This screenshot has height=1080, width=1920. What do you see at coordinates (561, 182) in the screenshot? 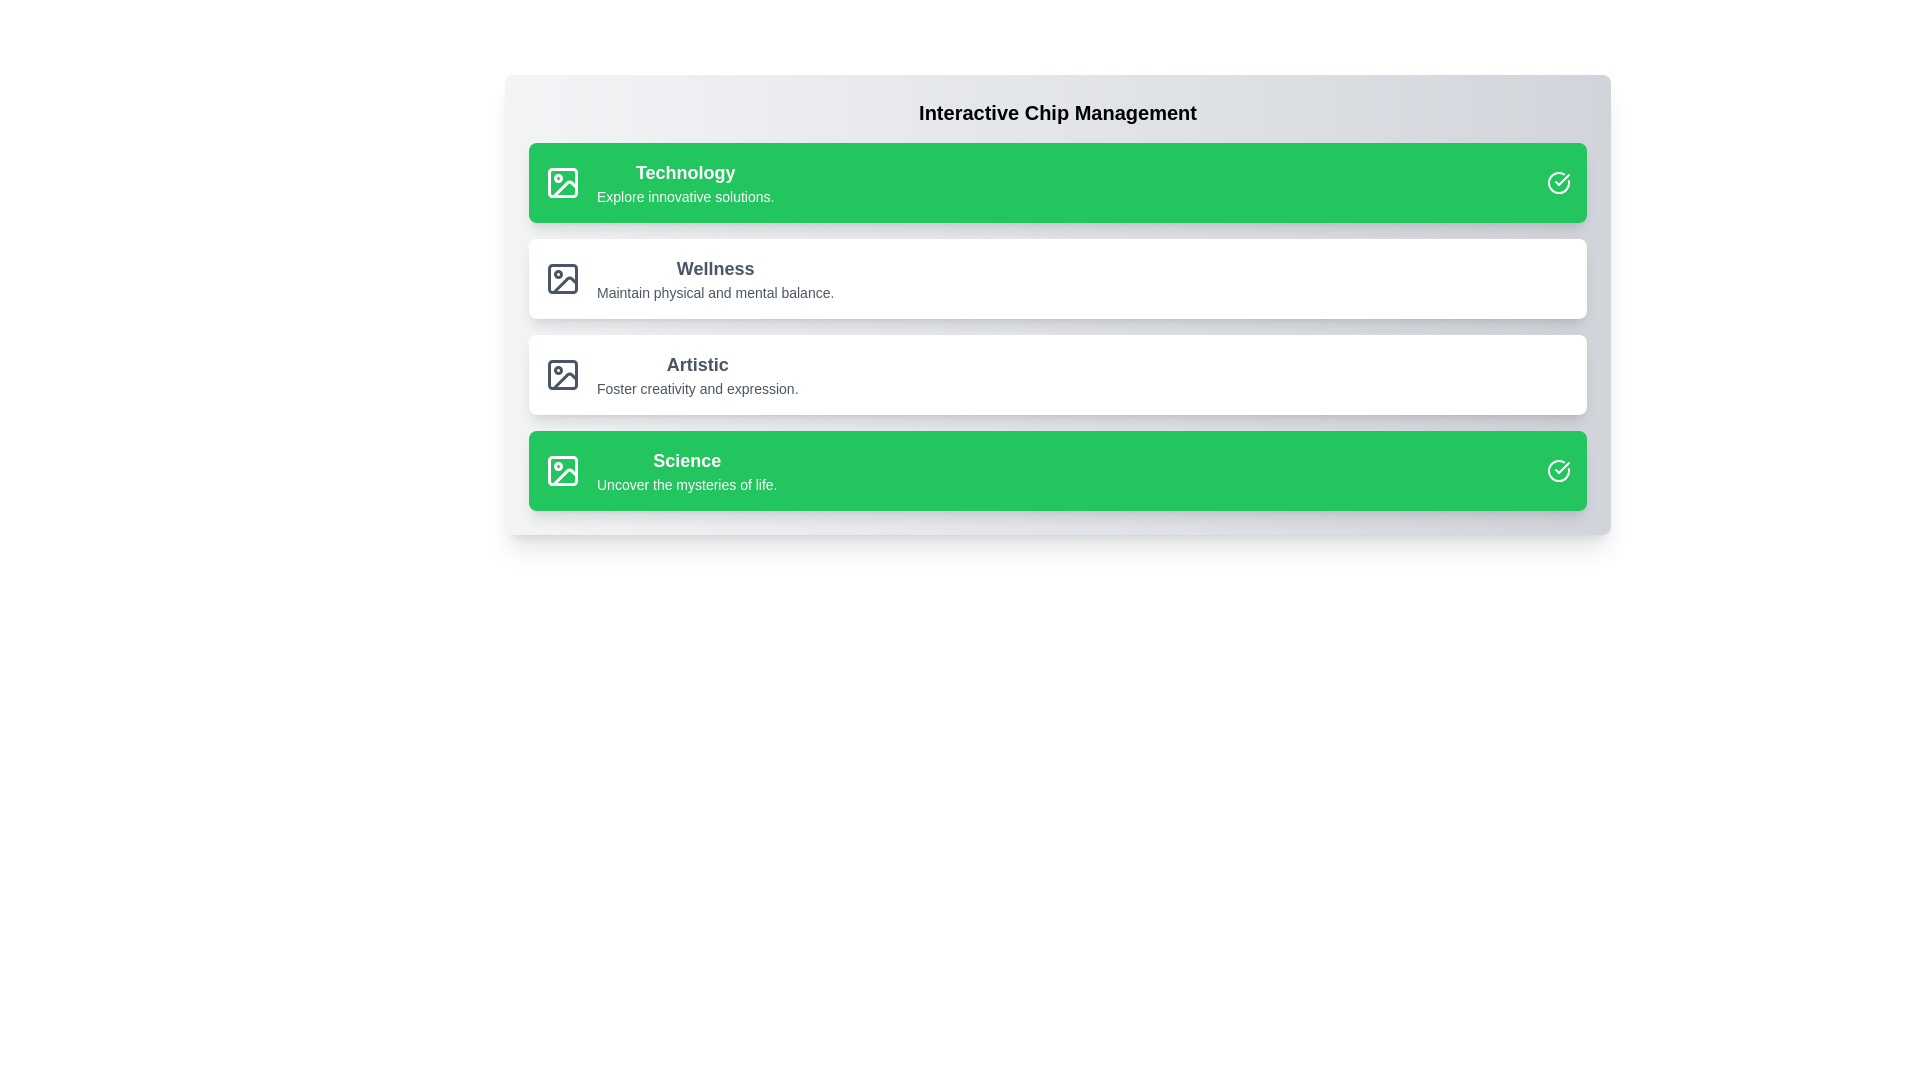
I see `the icon inside the chip labeled 'Technology' to inspect it` at bounding box center [561, 182].